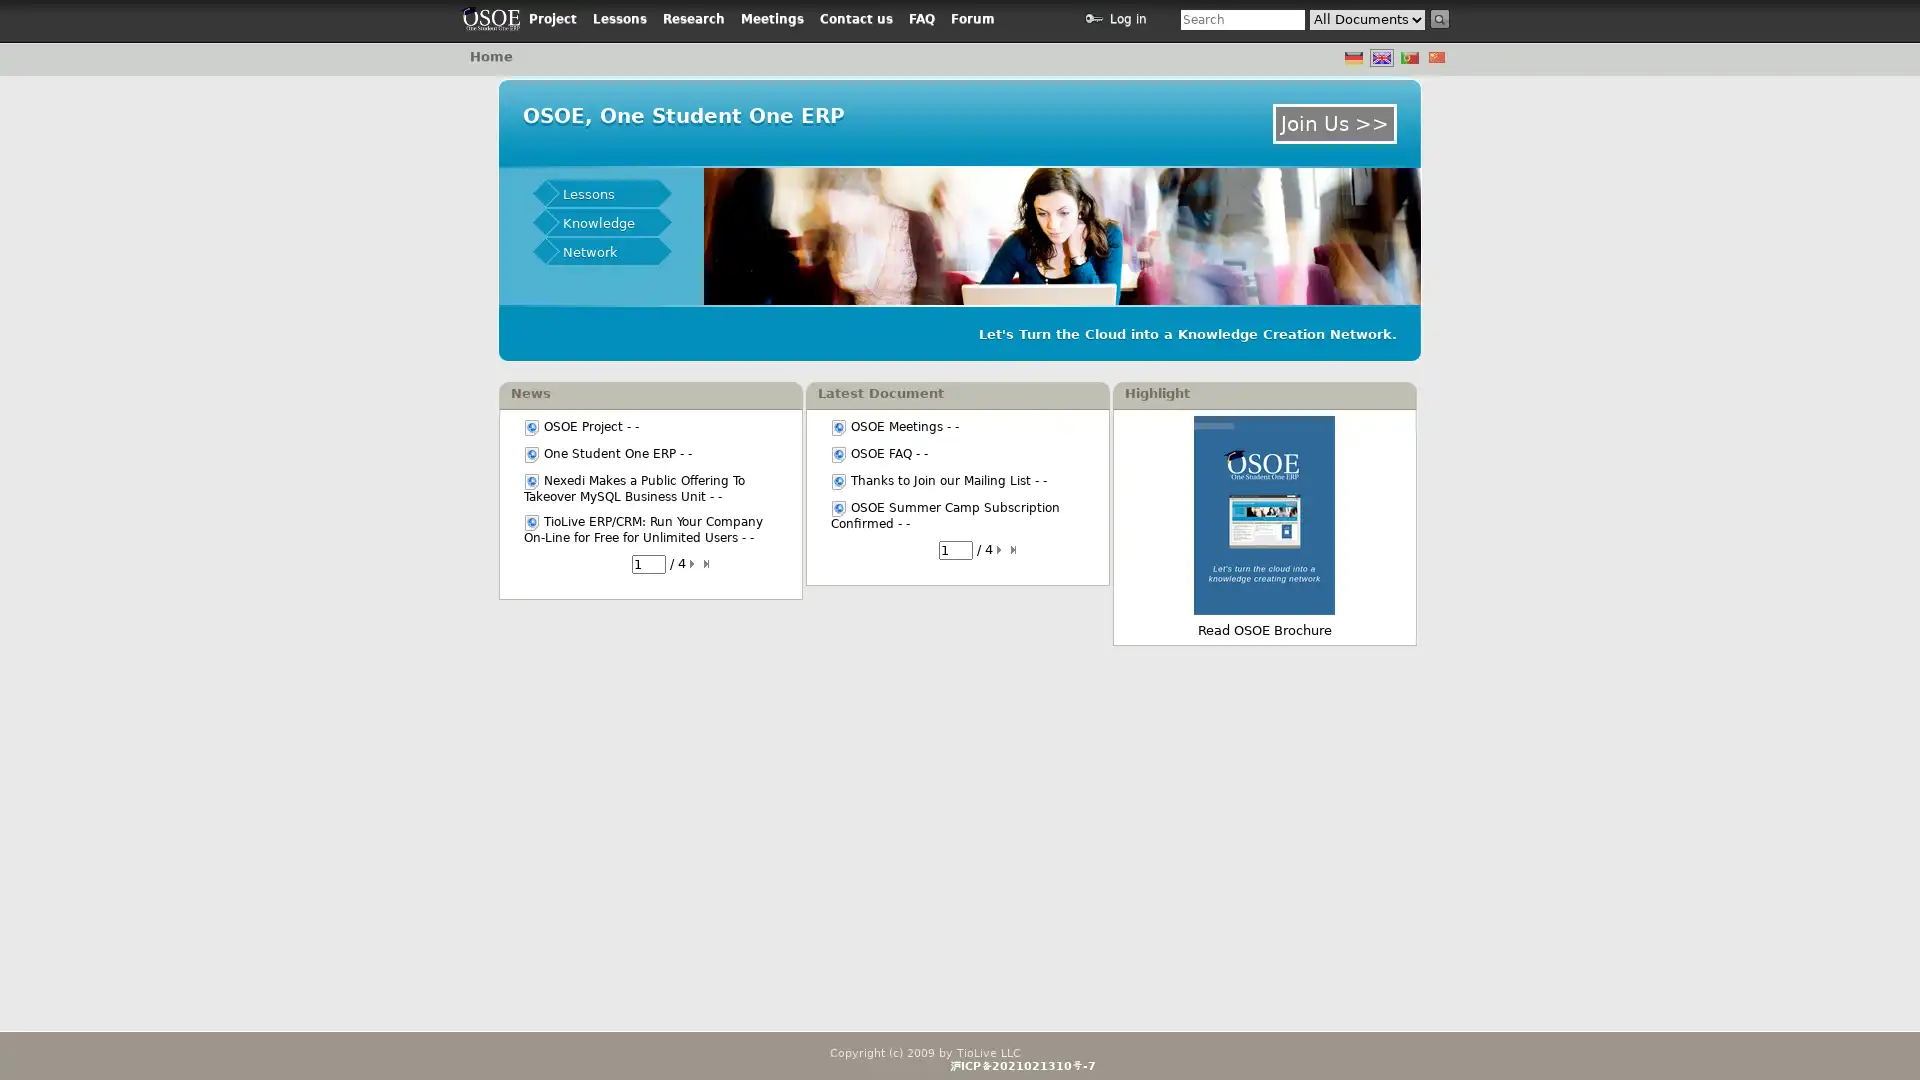 Image resolution: width=1920 pixels, height=1080 pixels. I want to click on Submit, so click(1440, 19).